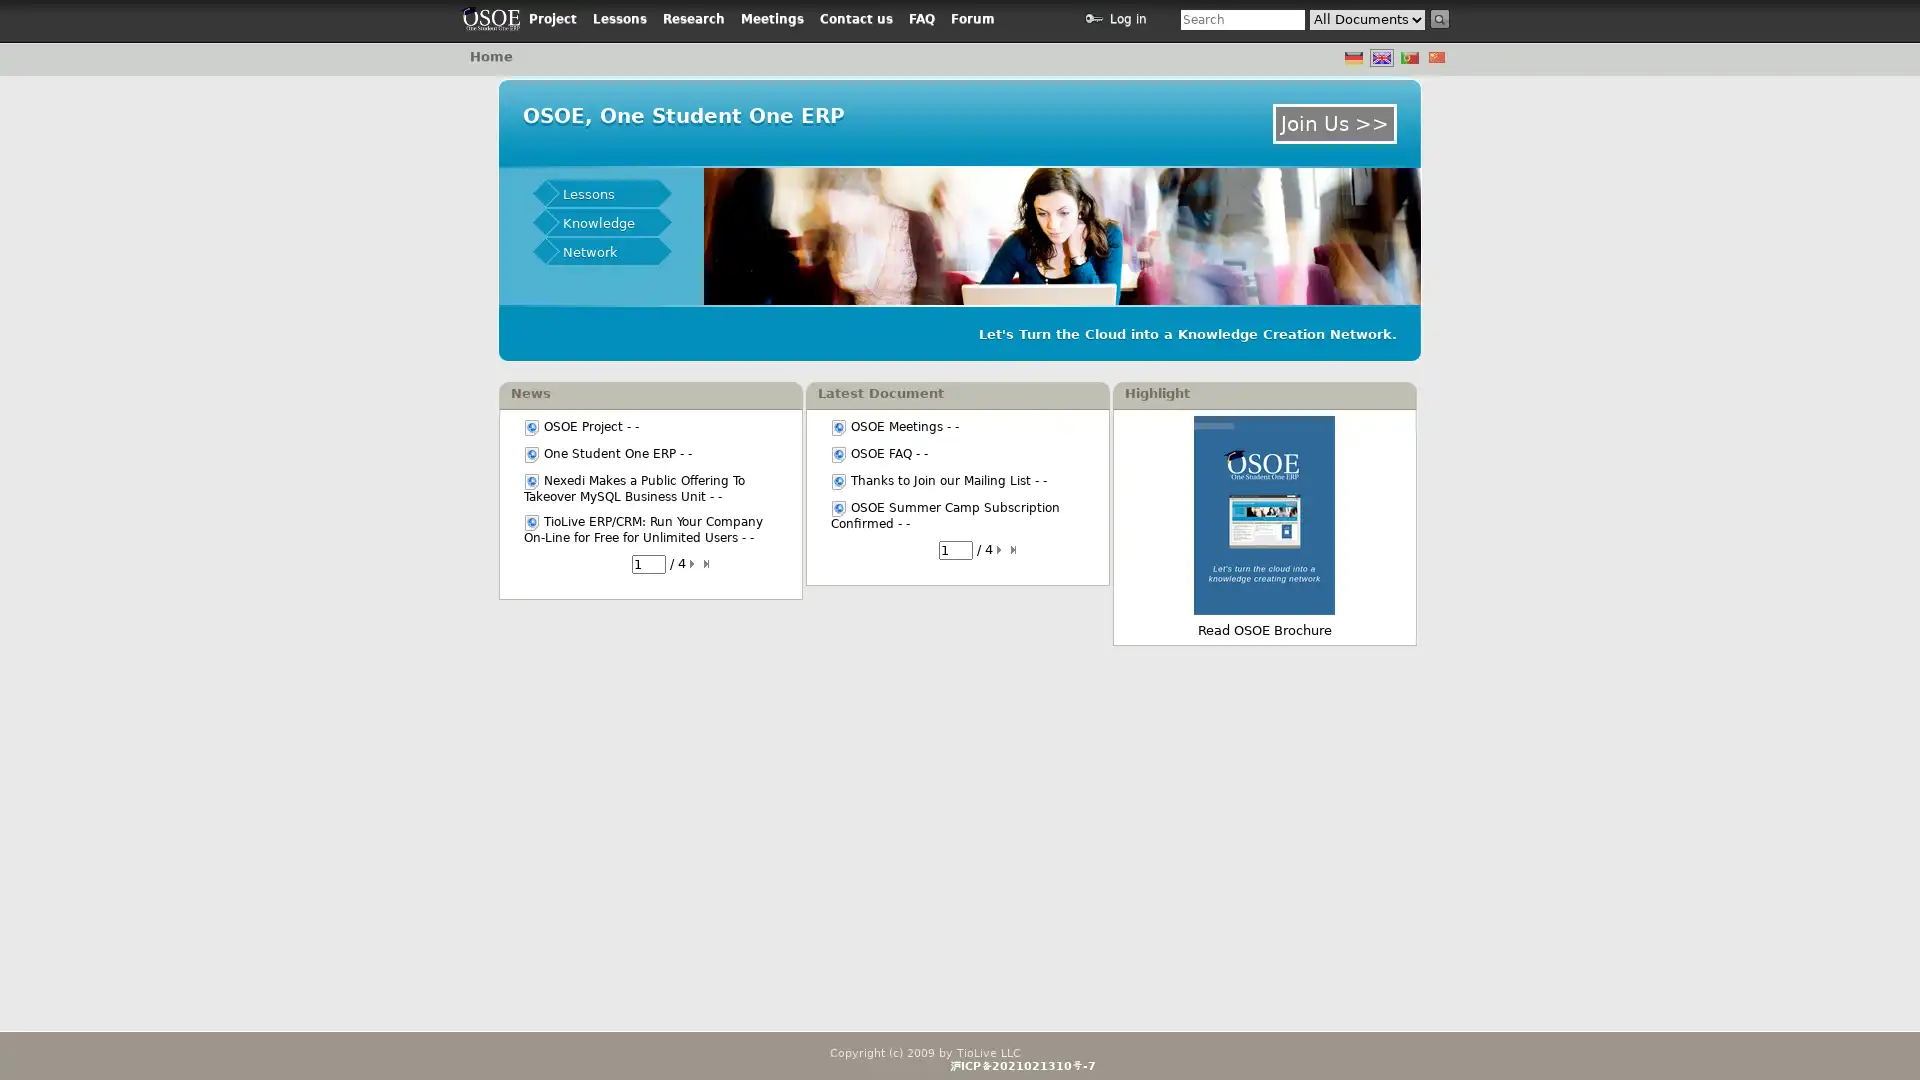 Image resolution: width=1920 pixels, height=1080 pixels. I want to click on Submit, so click(1440, 19).